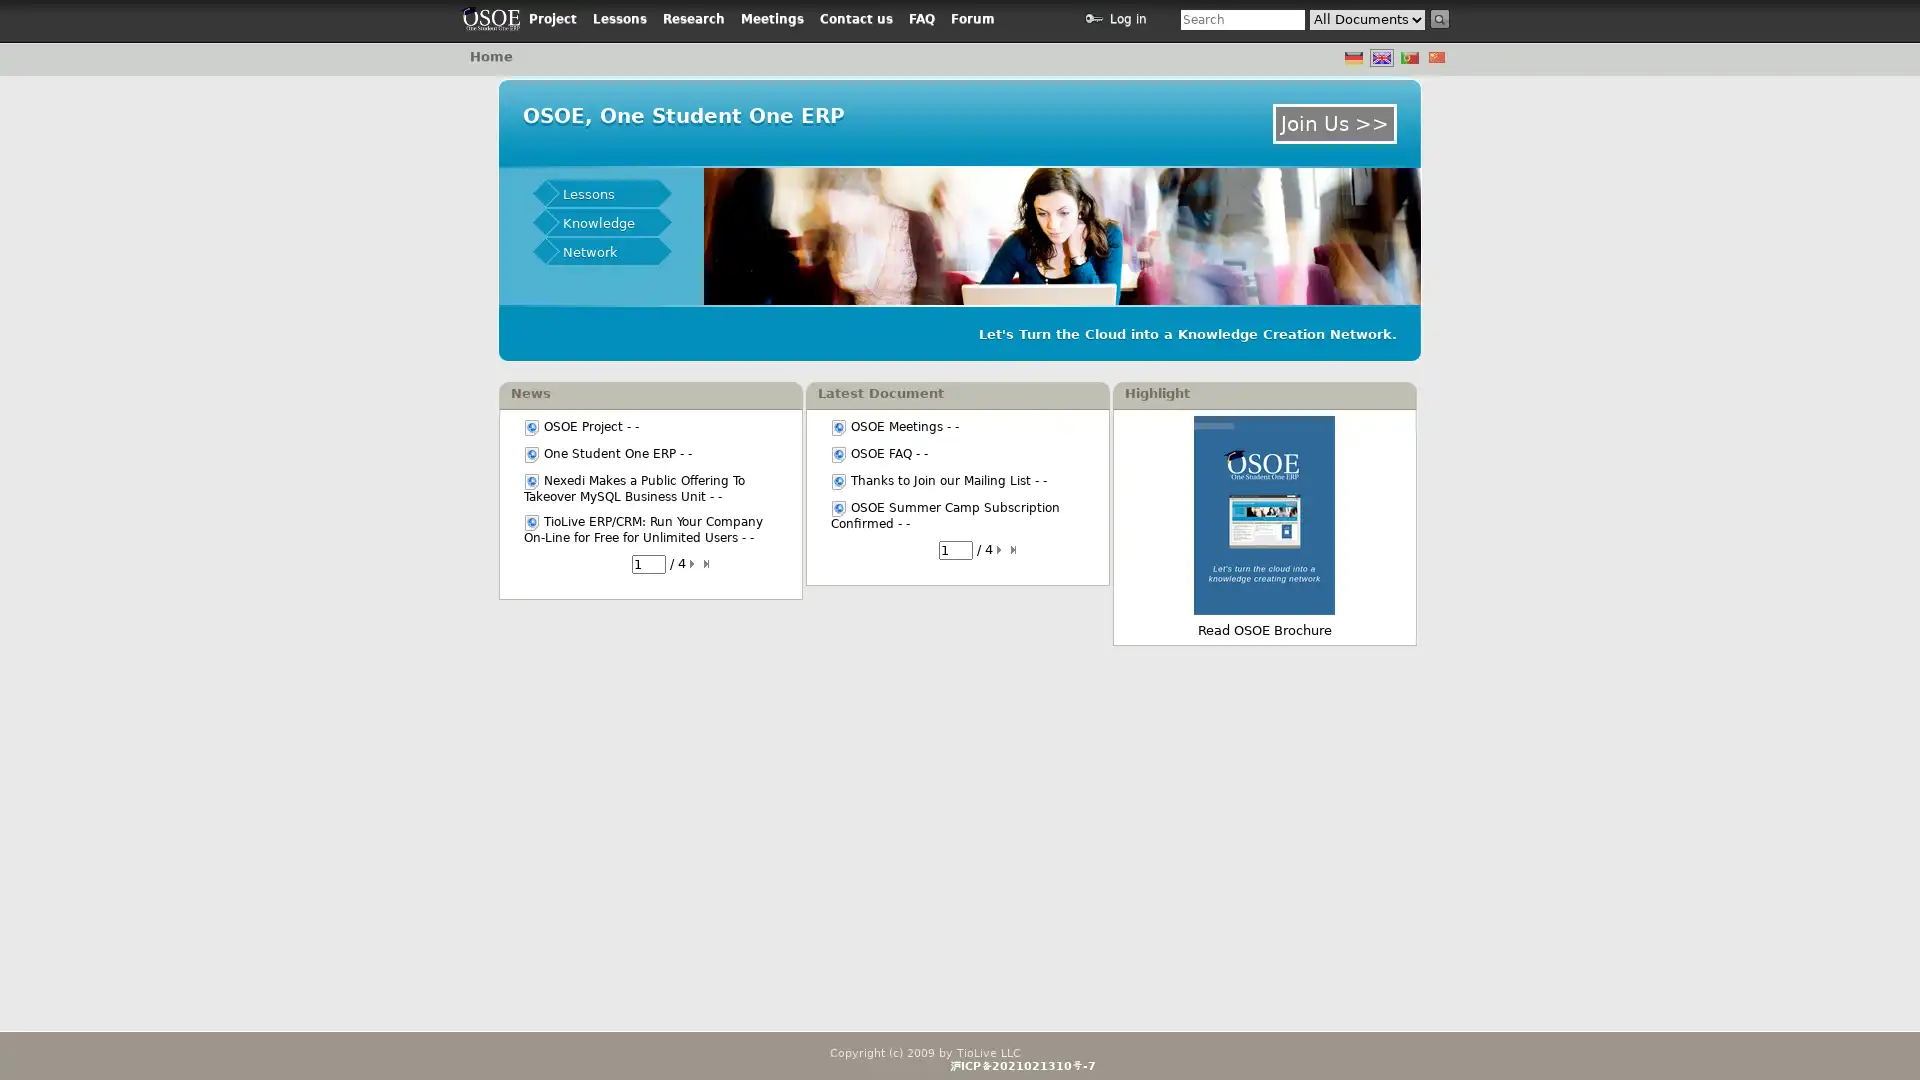 Image resolution: width=1920 pixels, height=1080 pixels. I want to click on Submit, so click(1440, 19).